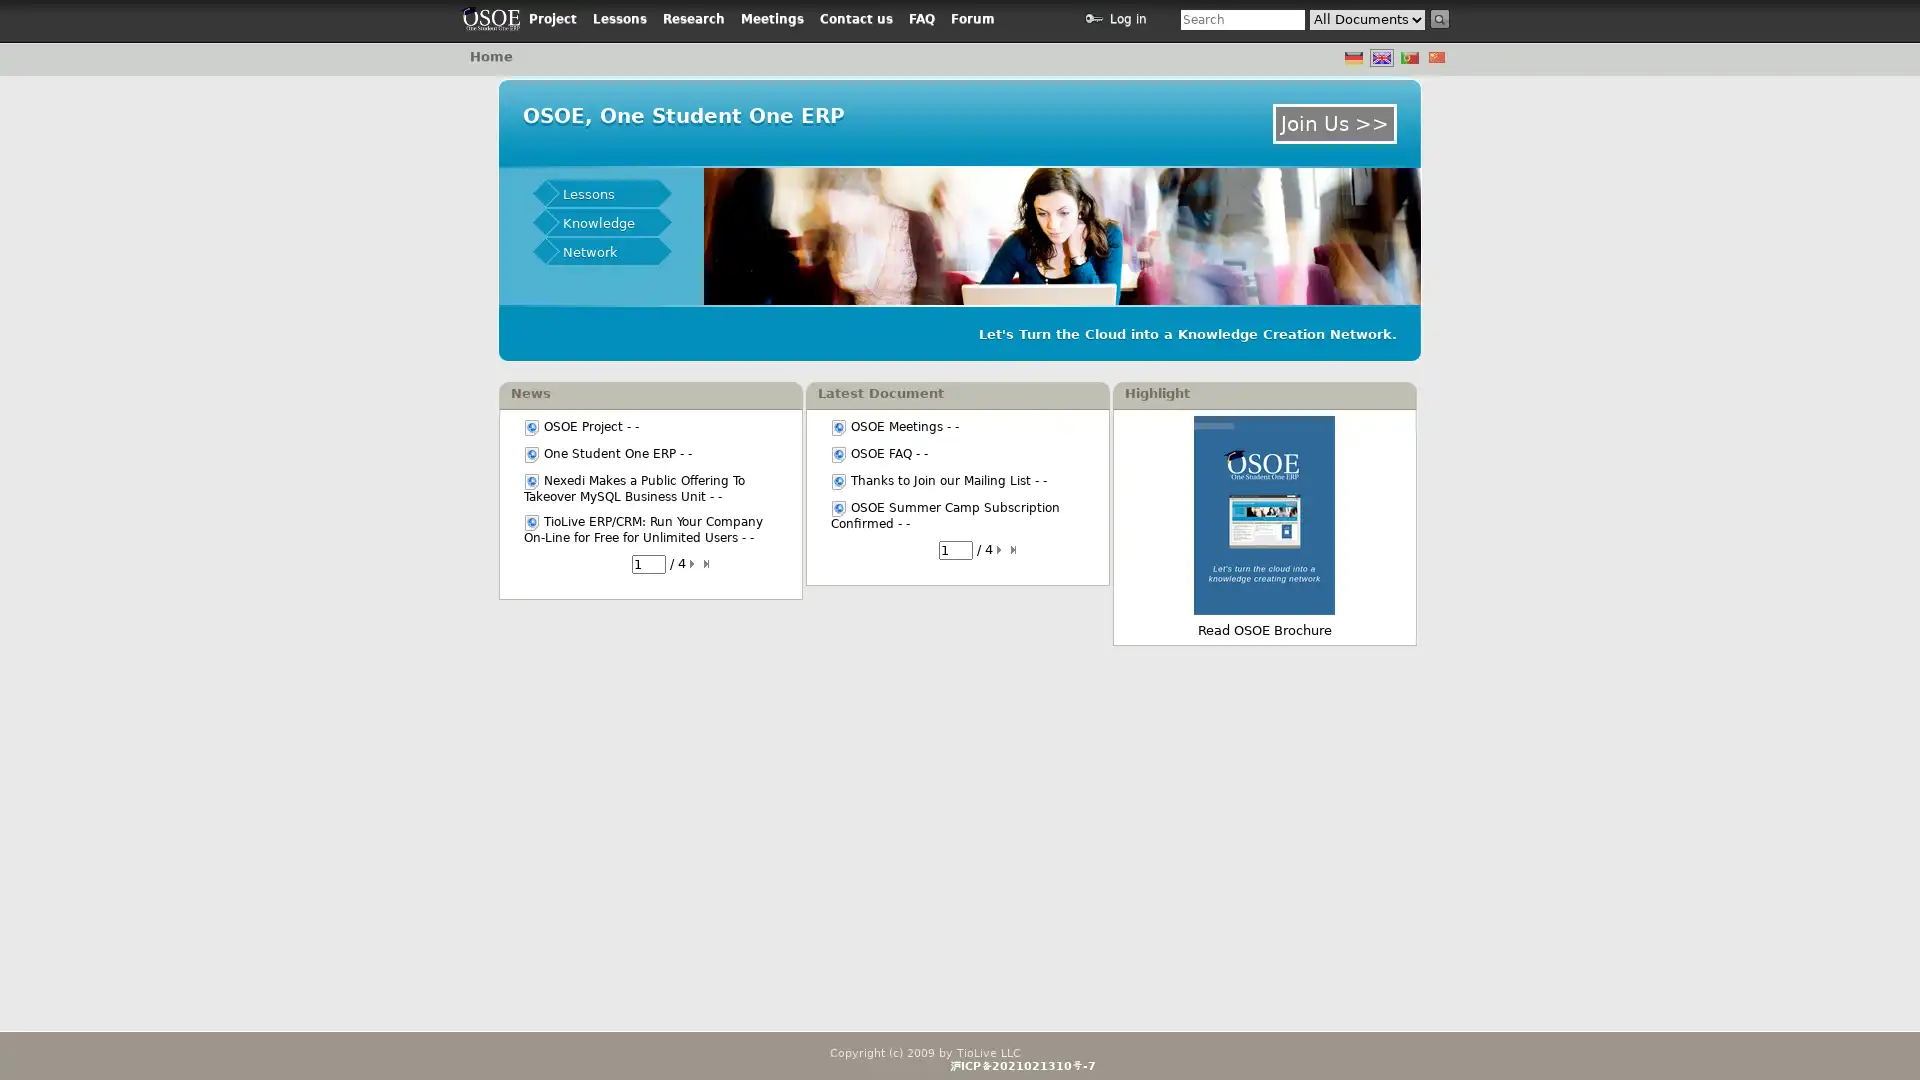 Image resolution: width=1920 pixels, height=1080 pixels. I want to click on Submit, so click(1440, 19).